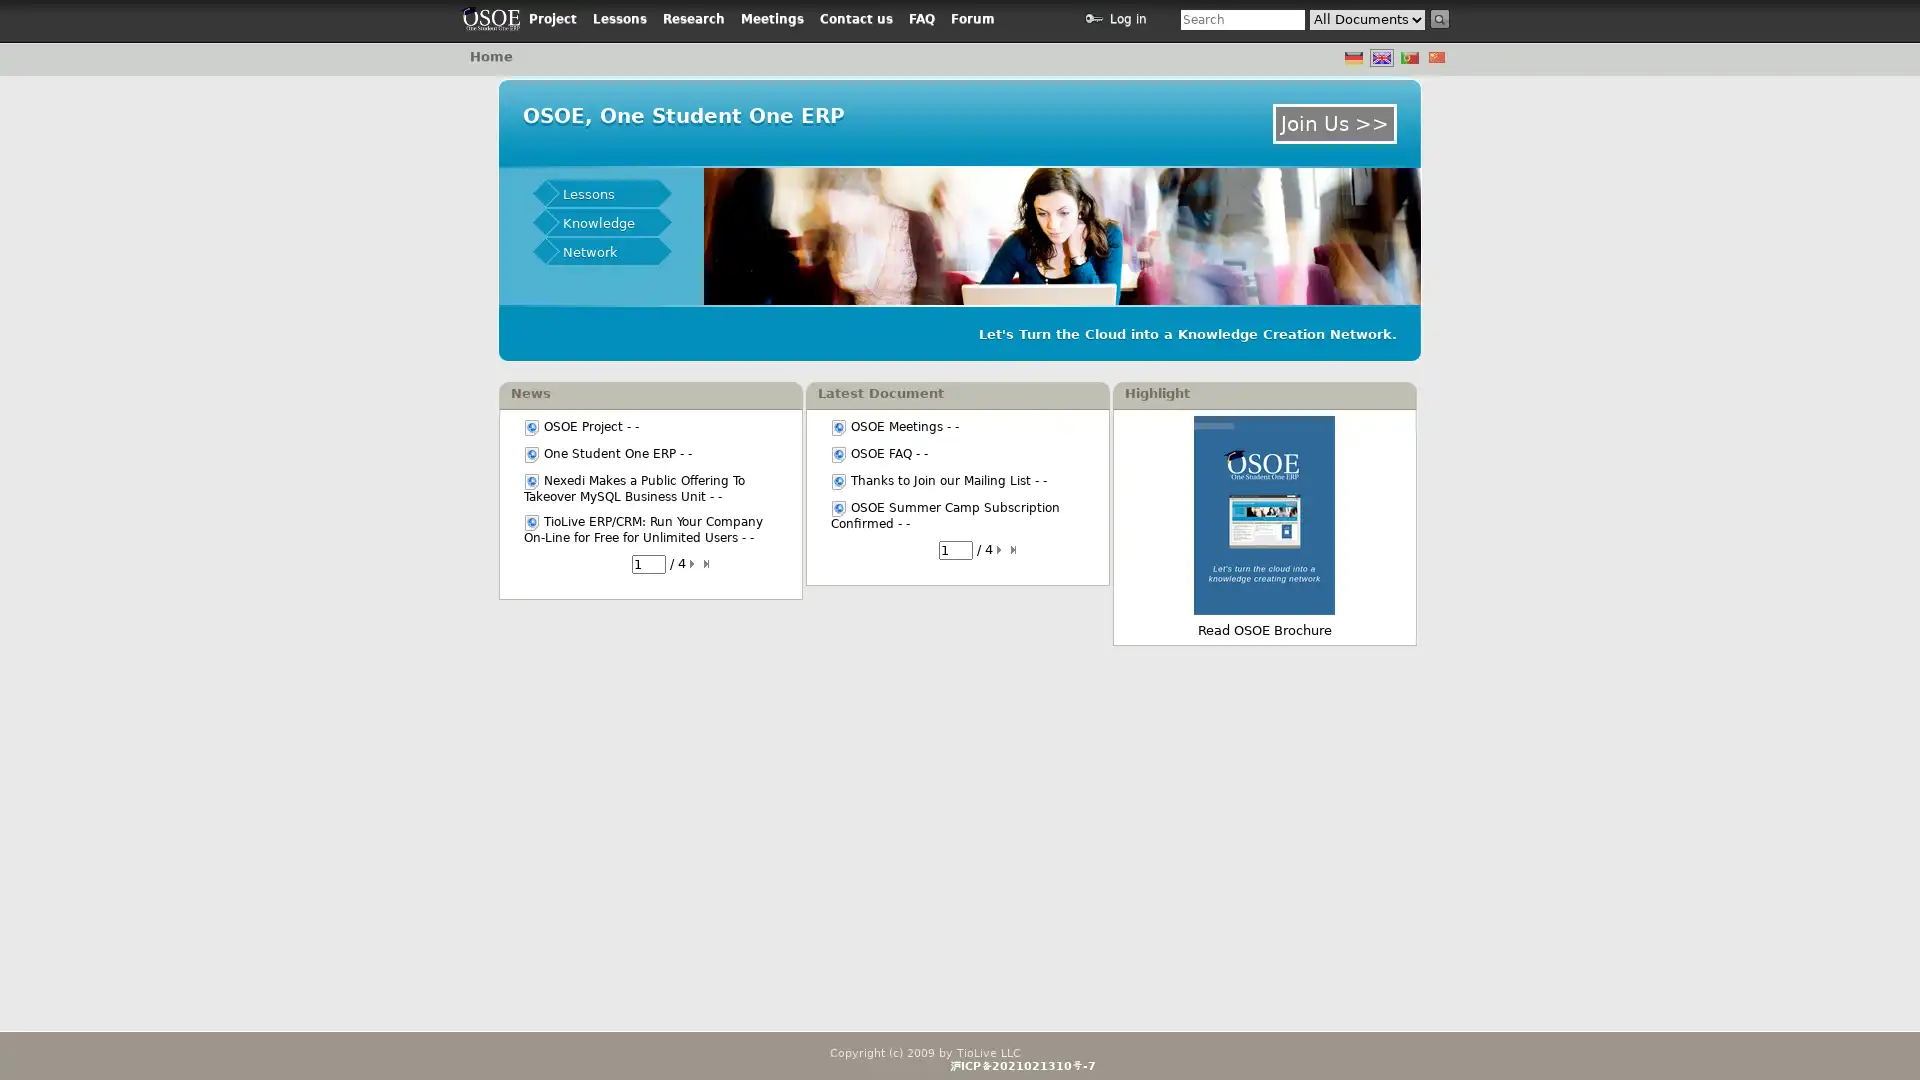 Image resolution: width=1920 pixels, height=1080 pixels. I want to click on Submit, so click(1440, 19).